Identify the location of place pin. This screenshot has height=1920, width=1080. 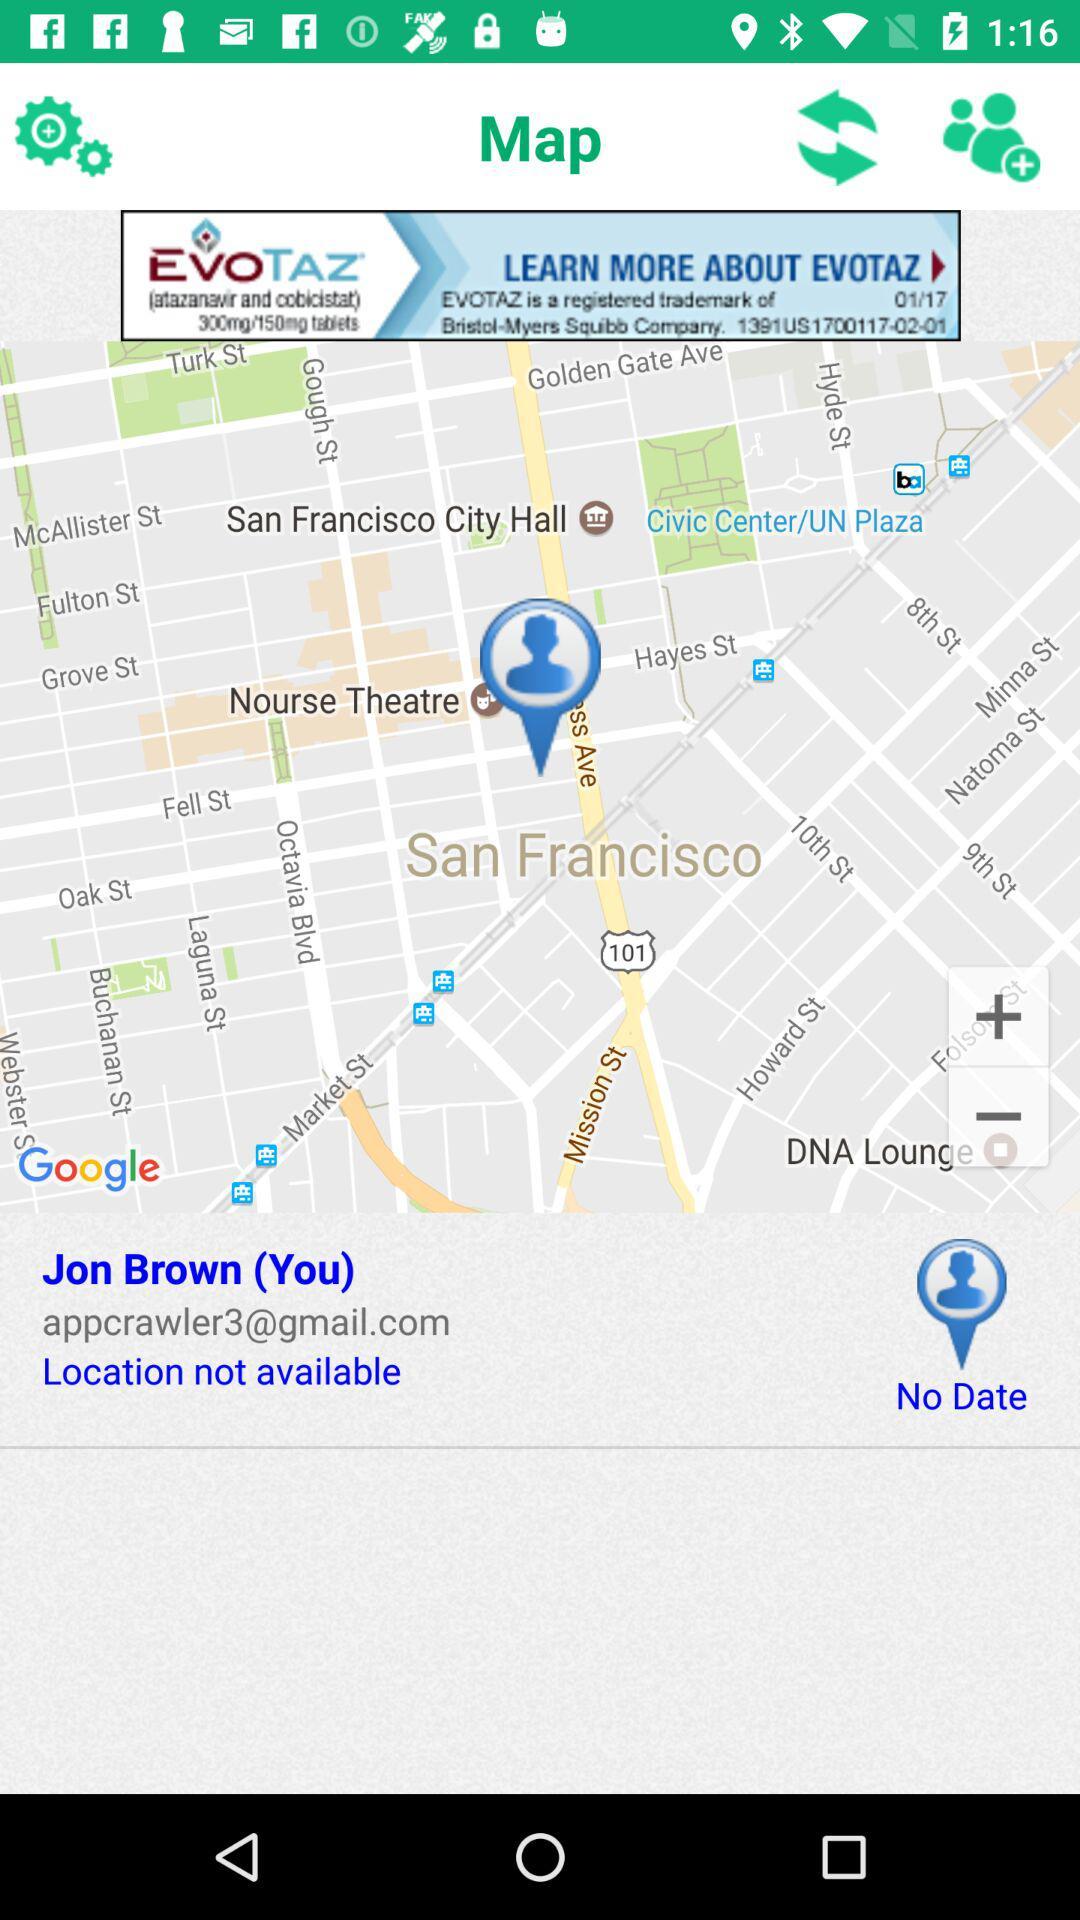
(960, 1304).